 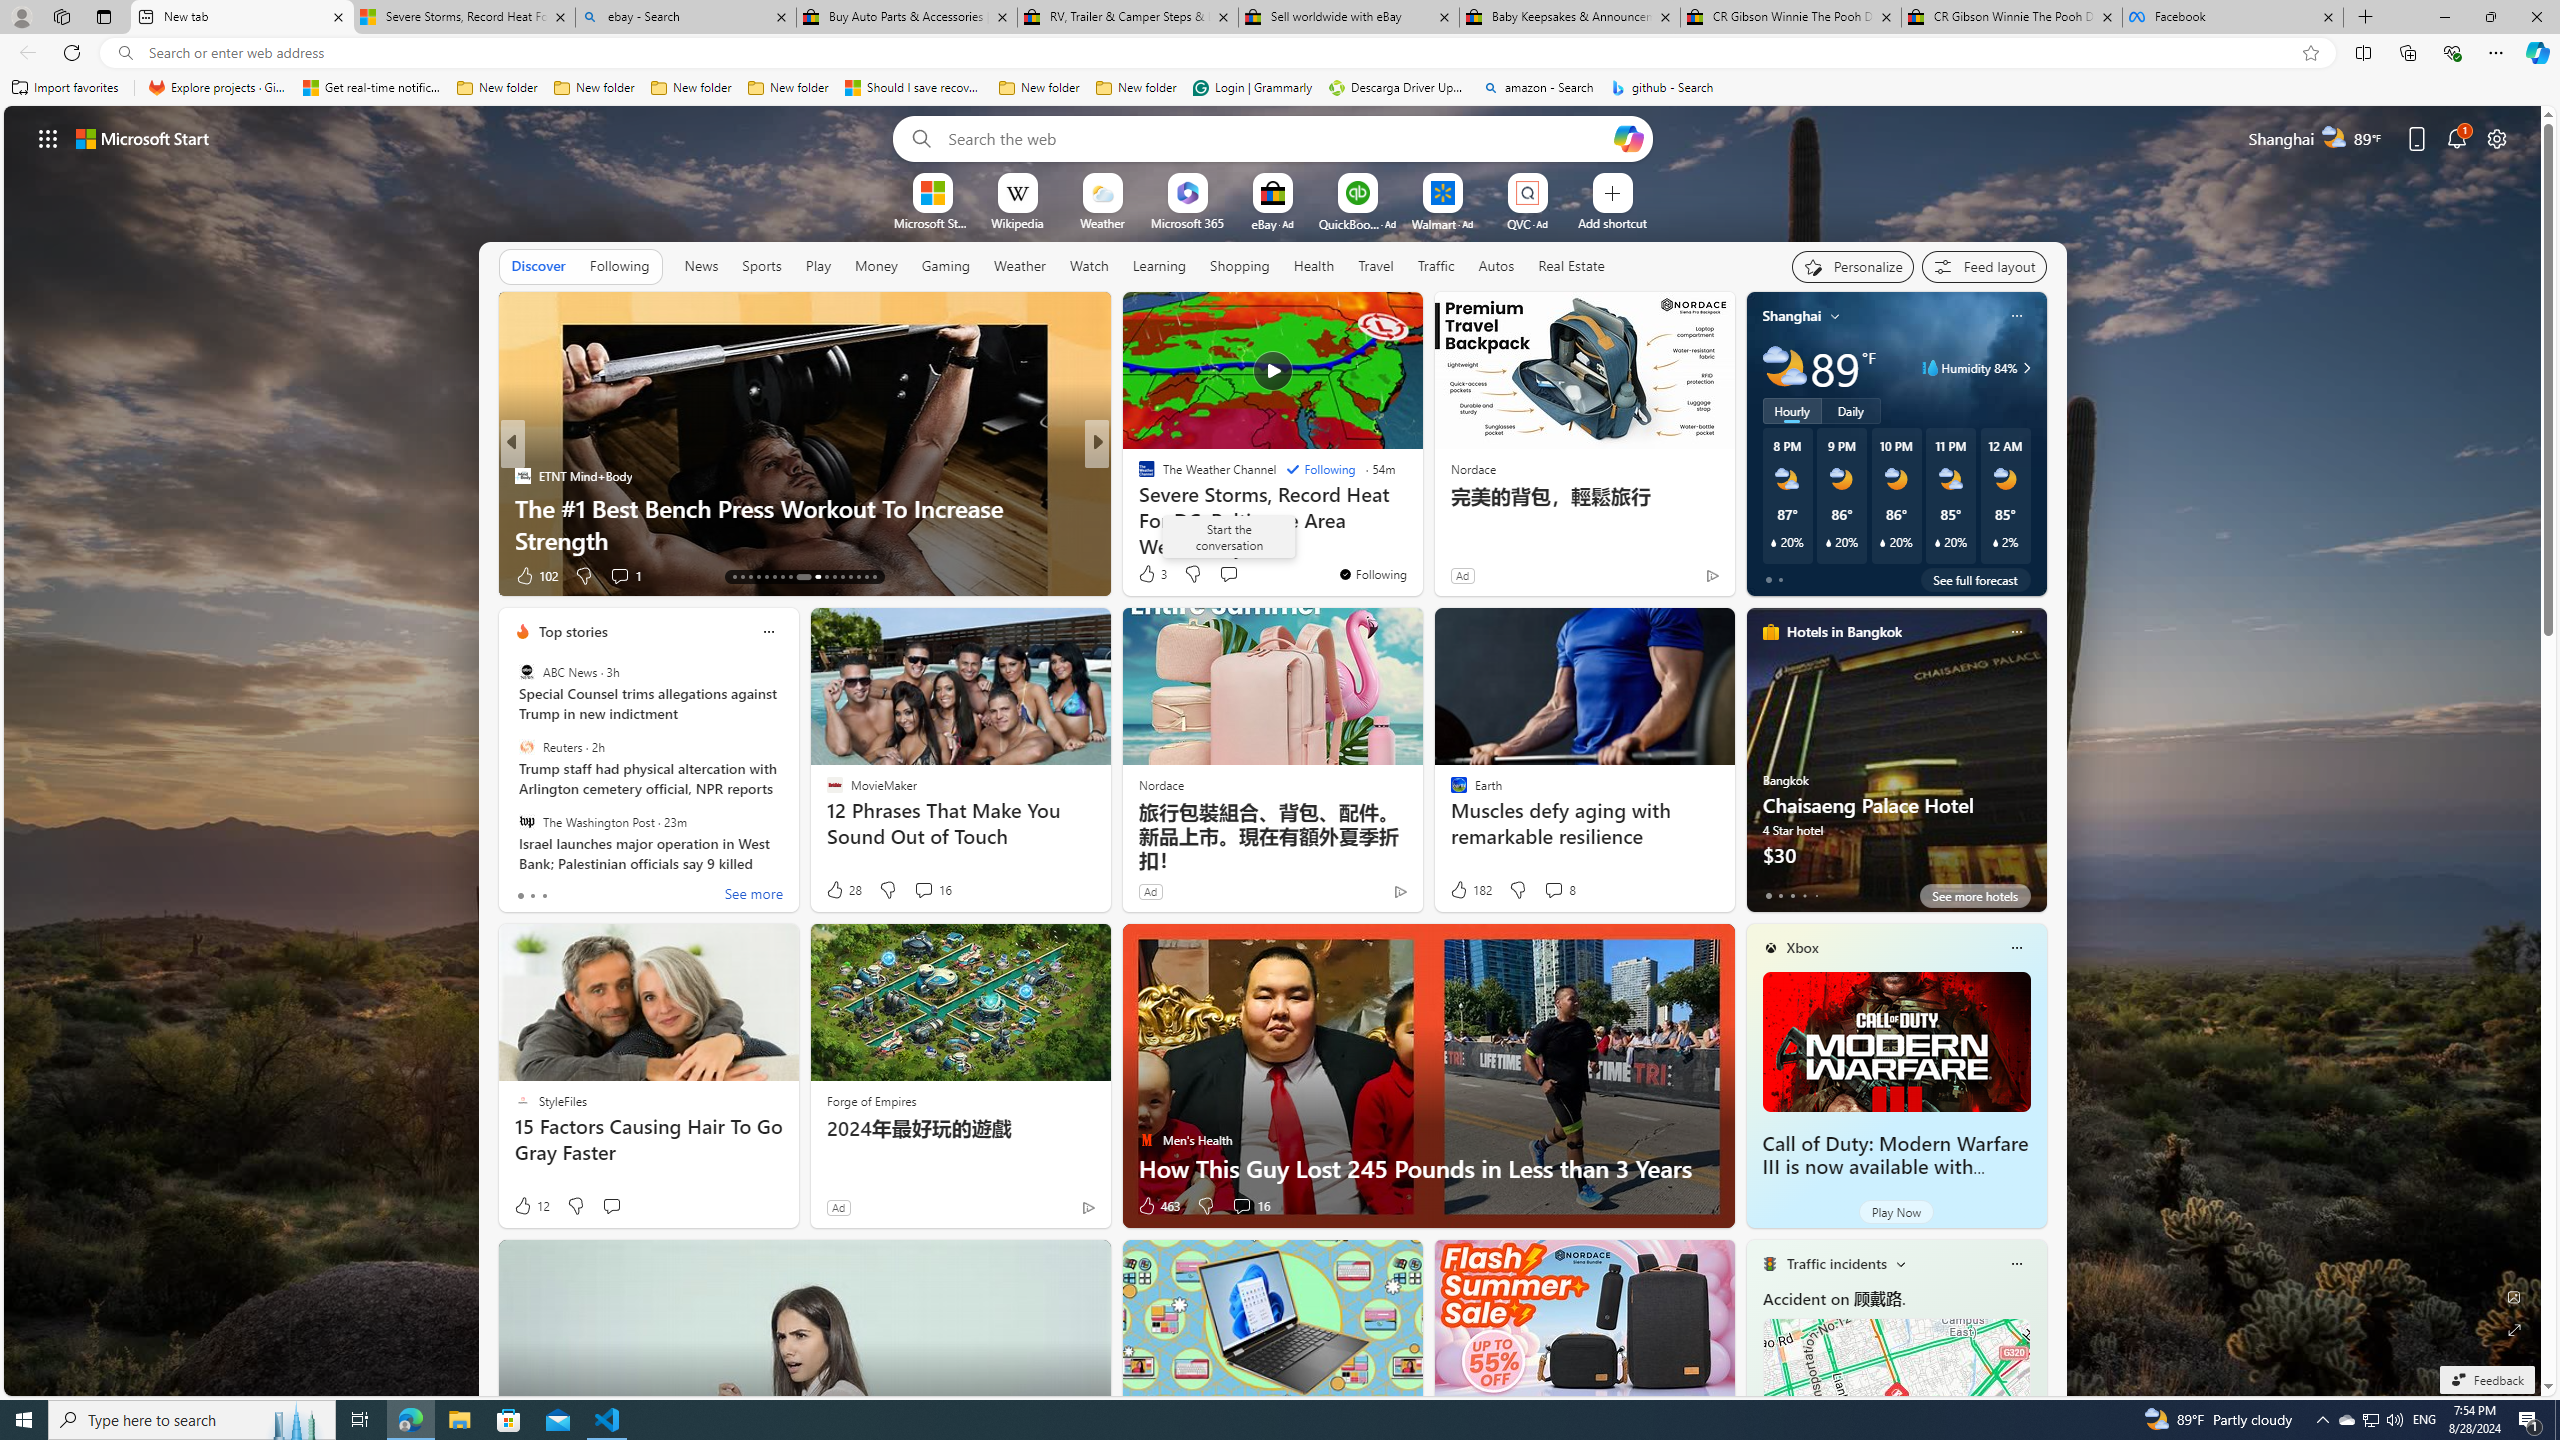 I want to click on 'The History of the Windows Start Menu', so click(x=1418, y=540).